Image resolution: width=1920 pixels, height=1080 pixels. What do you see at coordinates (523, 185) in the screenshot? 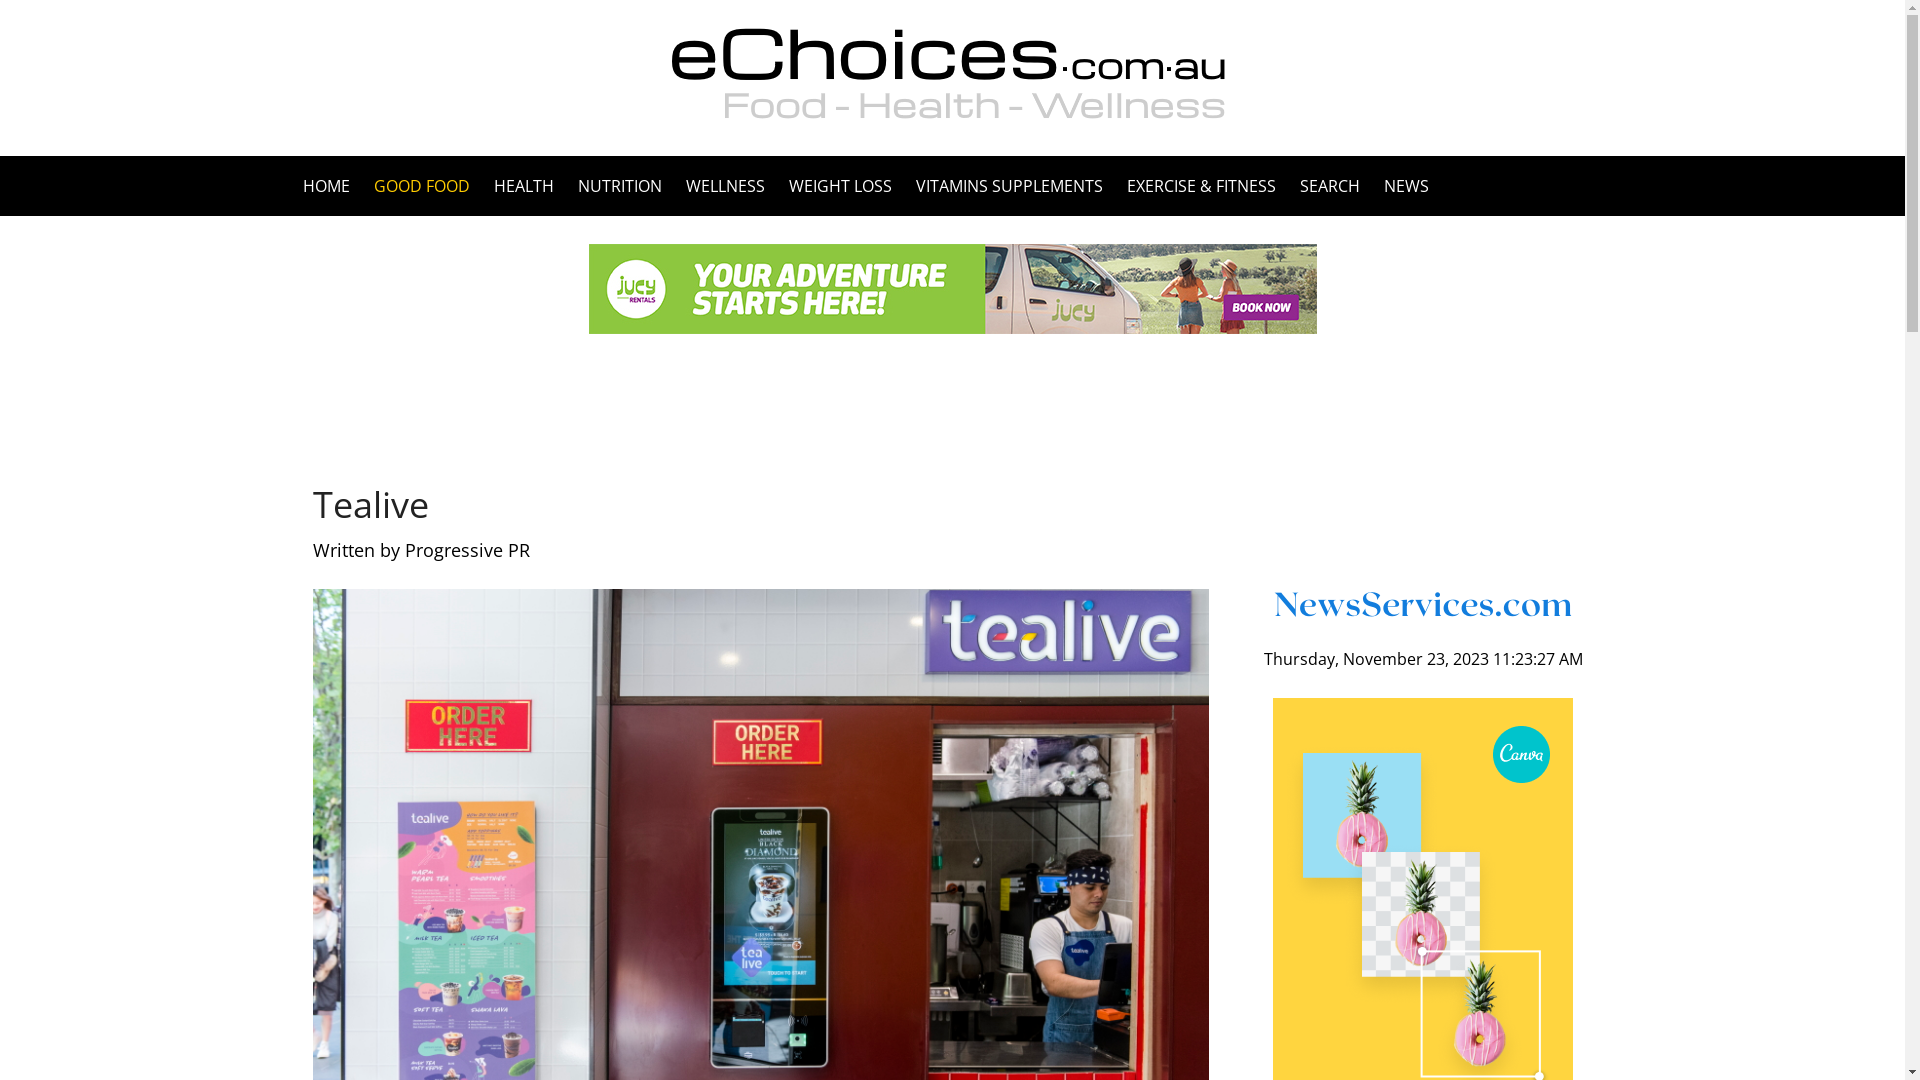
I see `'HEALTH'` at bounding box center [523, 185].